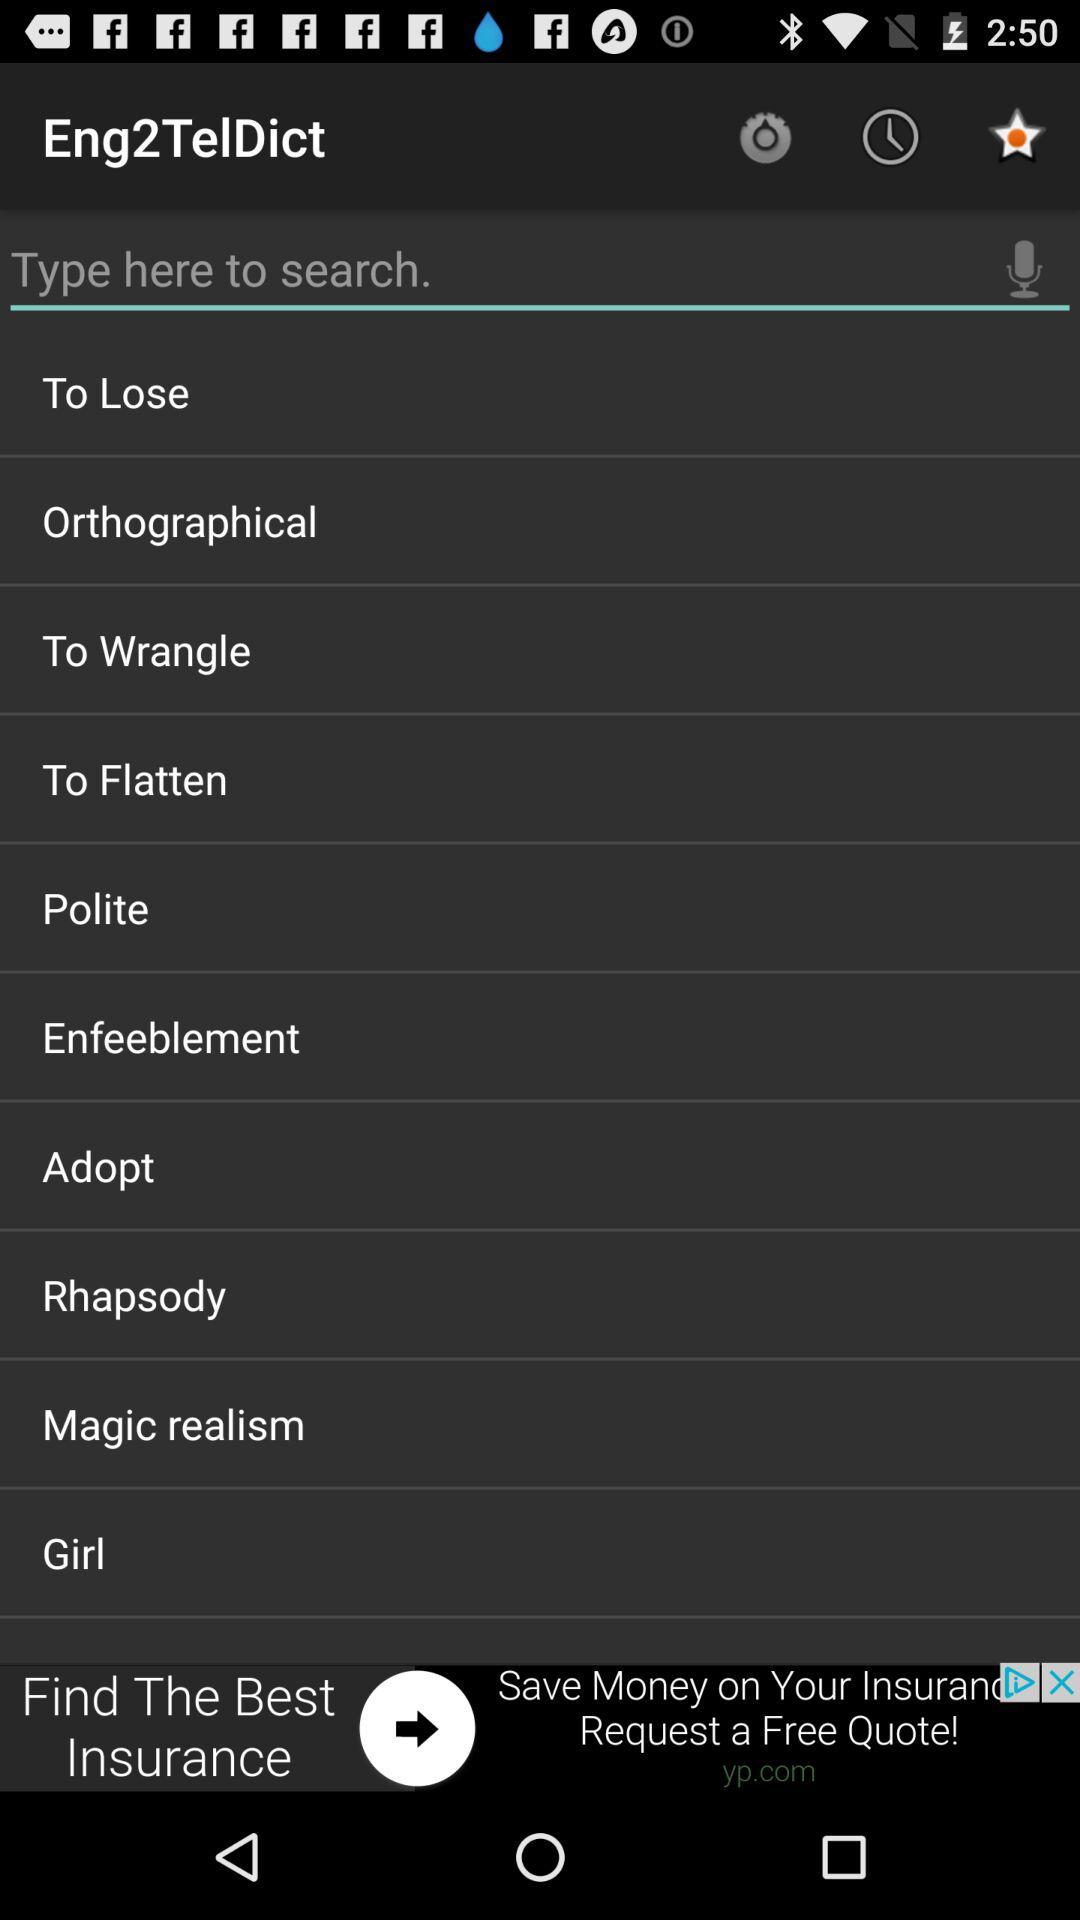  I want to click on the to lose, so click(540, 391).